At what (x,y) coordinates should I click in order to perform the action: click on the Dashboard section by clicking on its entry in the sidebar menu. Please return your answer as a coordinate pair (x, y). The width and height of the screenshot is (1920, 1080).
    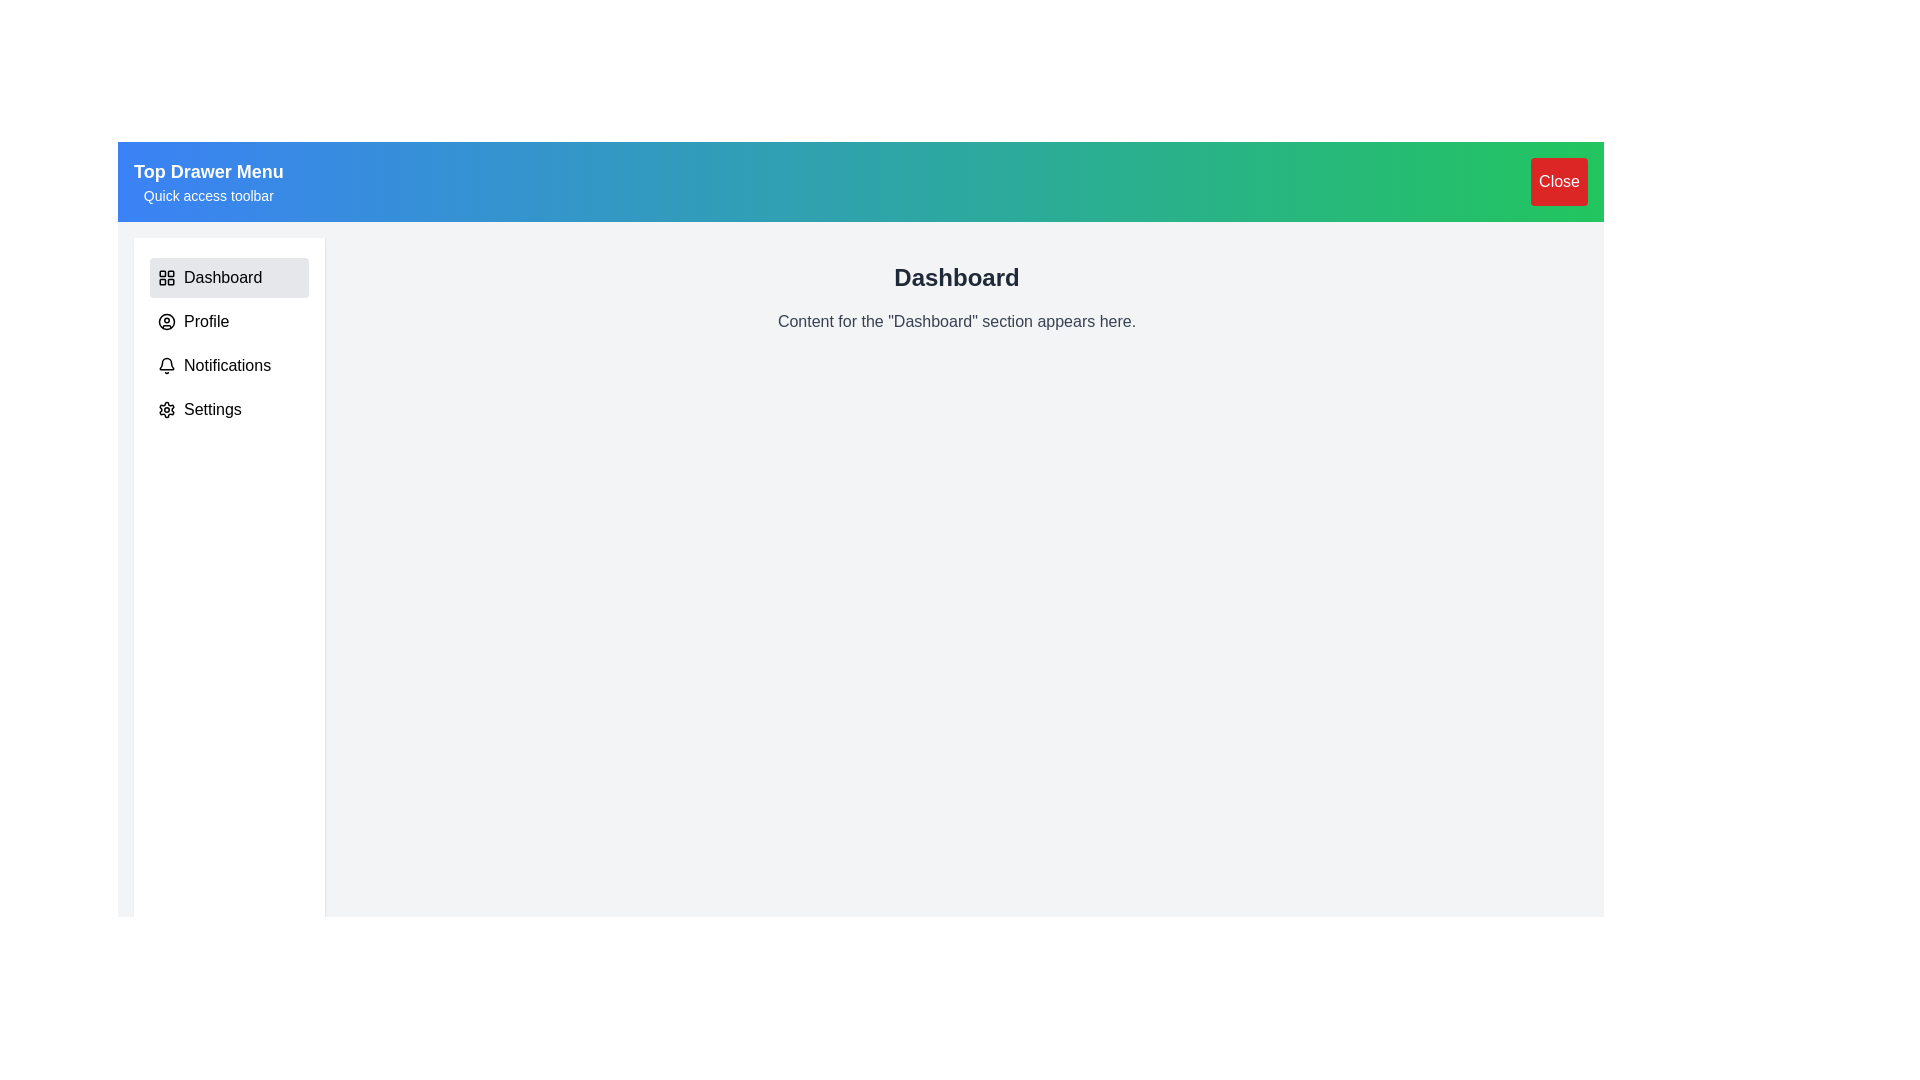
    Looking at the image, I should click on (229, 277).